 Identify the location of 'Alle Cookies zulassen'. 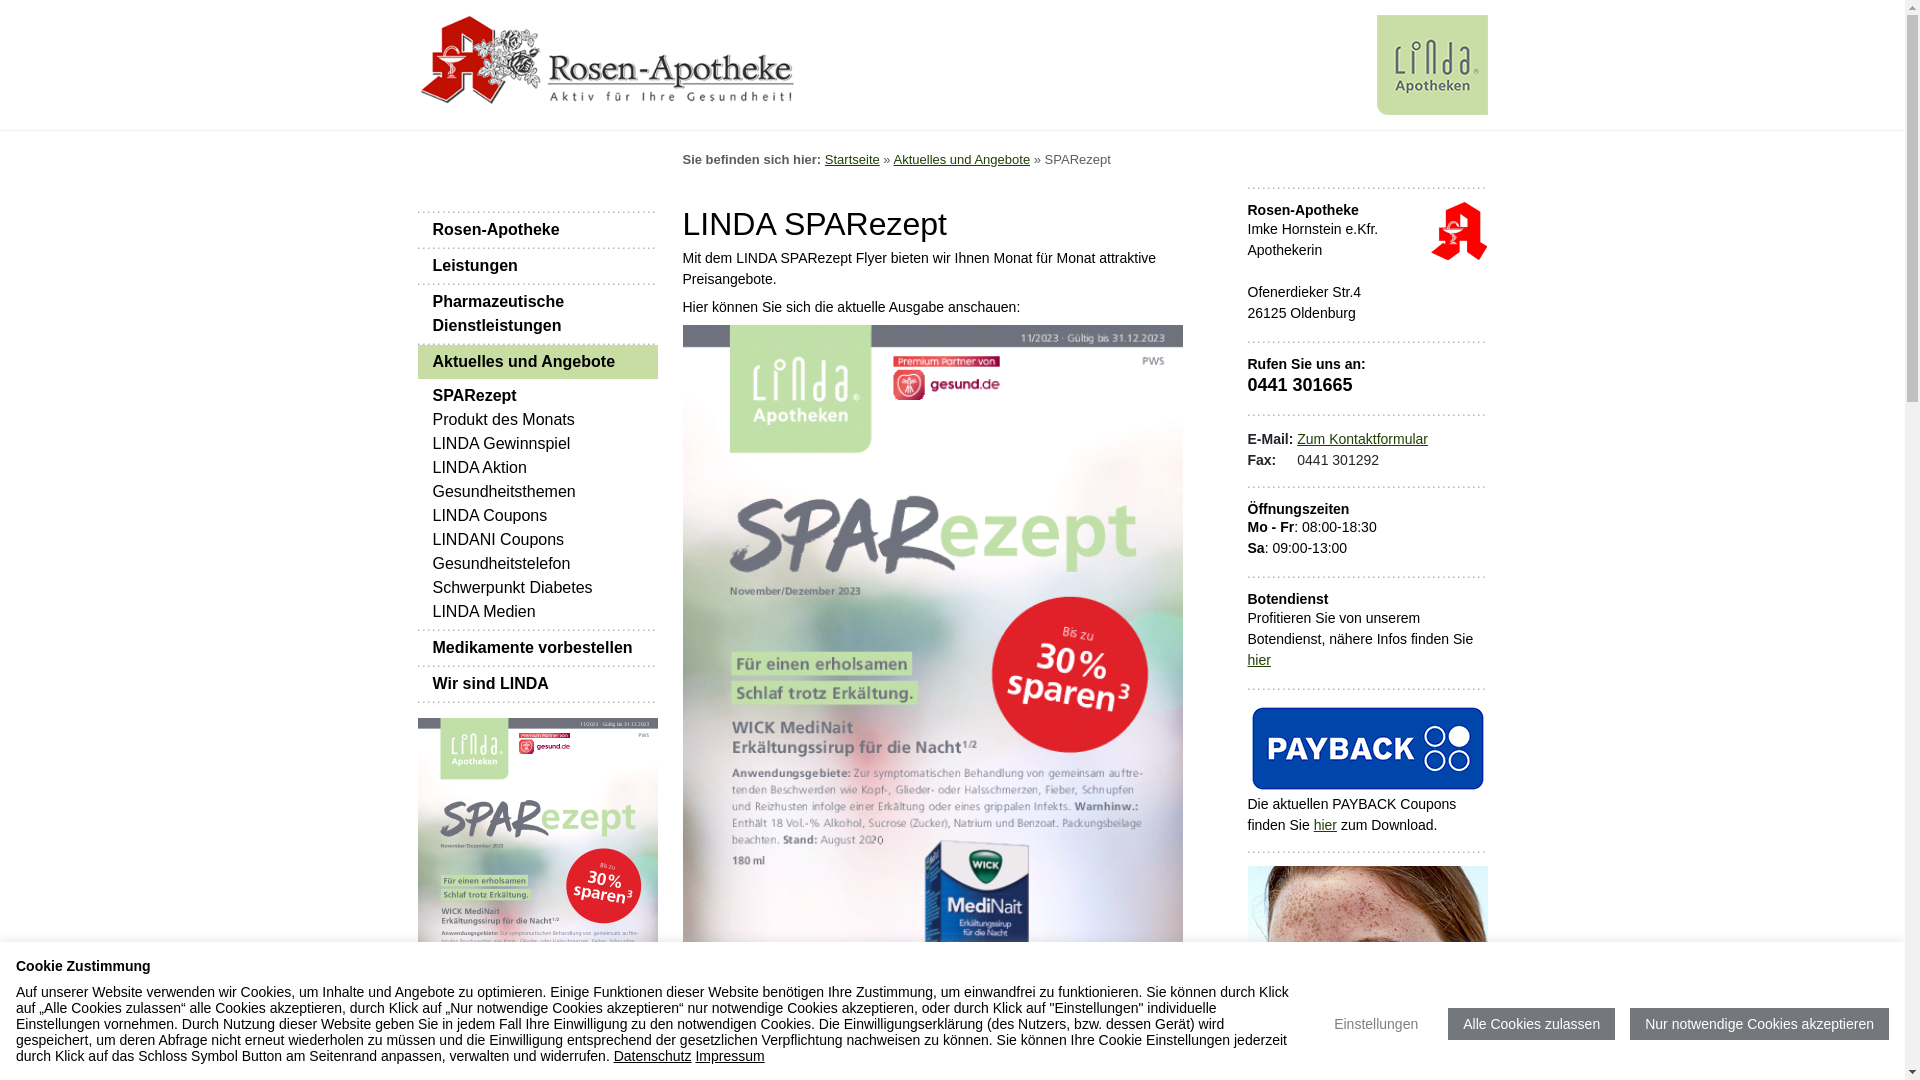
(1530, 1023).